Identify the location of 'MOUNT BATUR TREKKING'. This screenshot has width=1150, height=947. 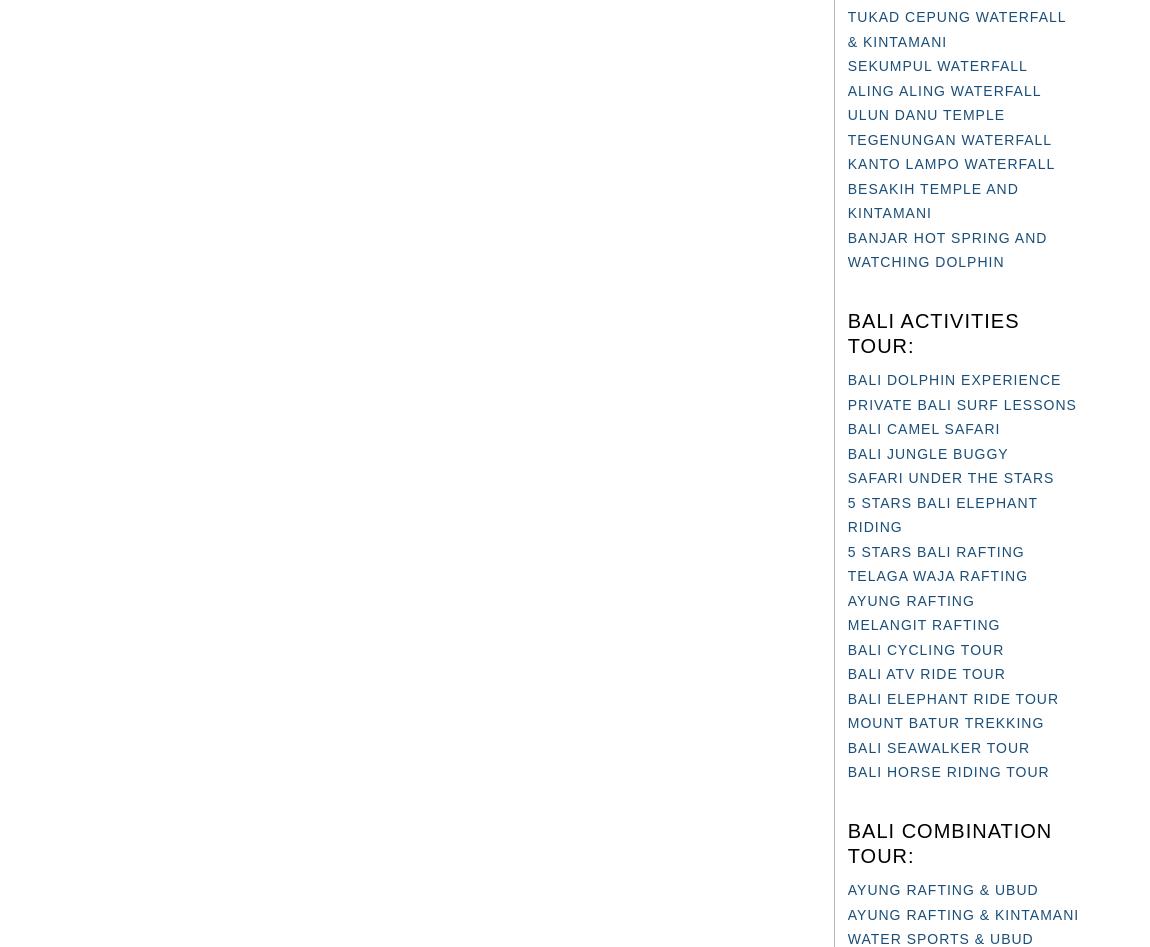
(945, 722).